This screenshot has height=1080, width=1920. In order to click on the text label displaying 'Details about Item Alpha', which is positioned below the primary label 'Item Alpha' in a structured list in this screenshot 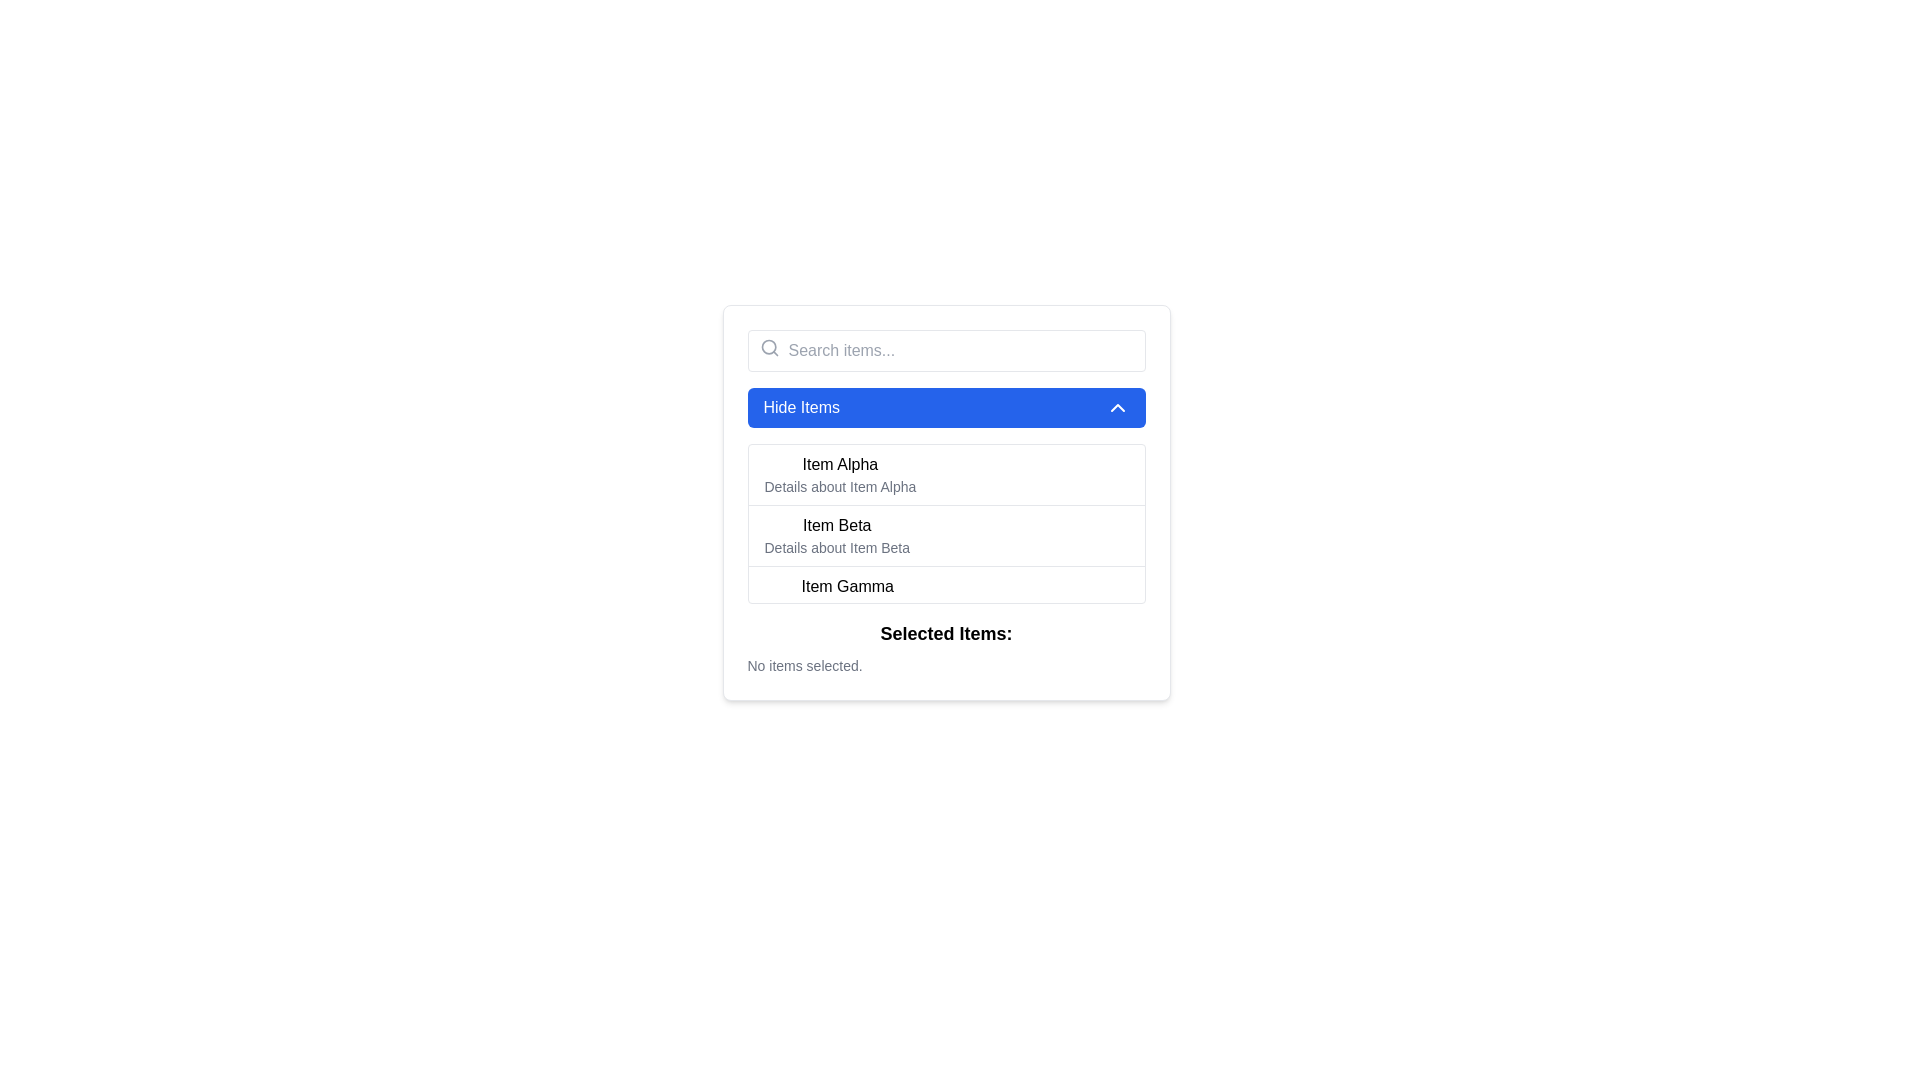, I will do `click(840, 486)`.